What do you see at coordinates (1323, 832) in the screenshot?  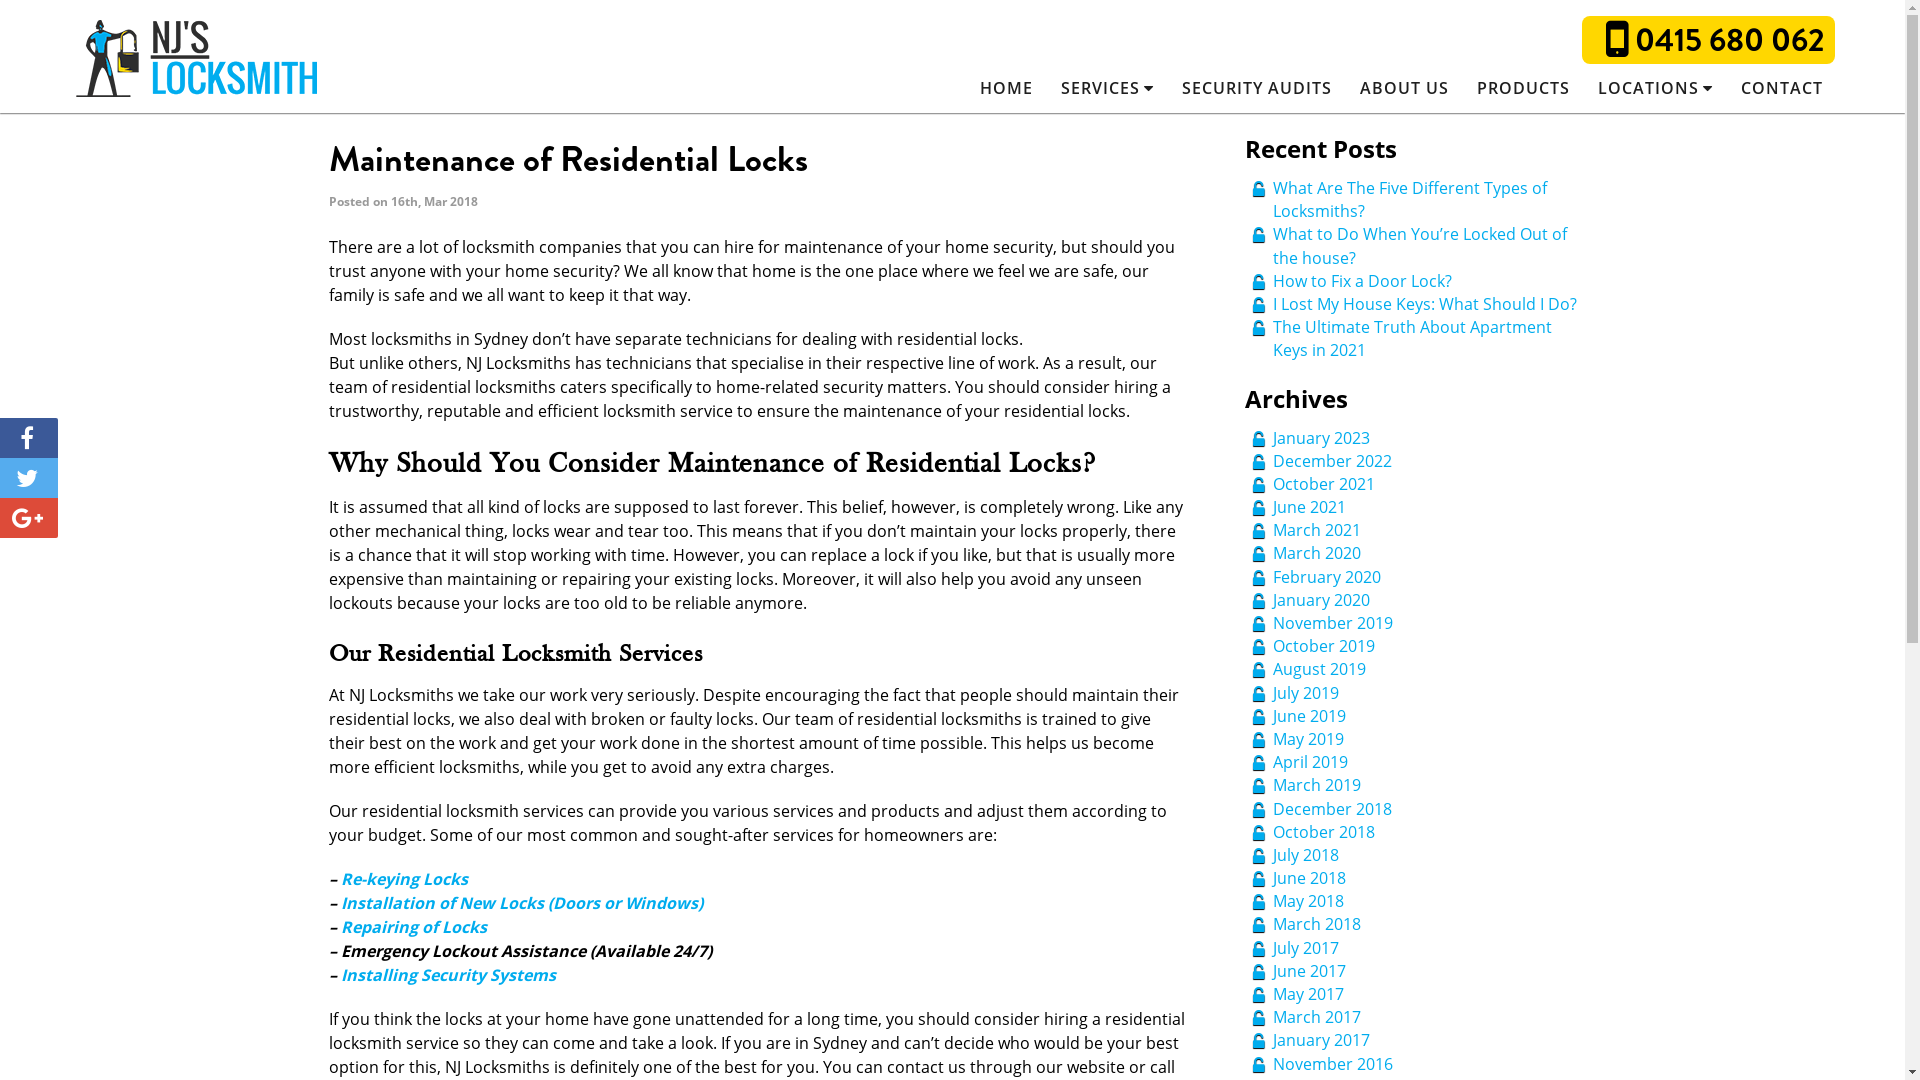 I see `'October 2018'` at bounding box center [1323, 832].